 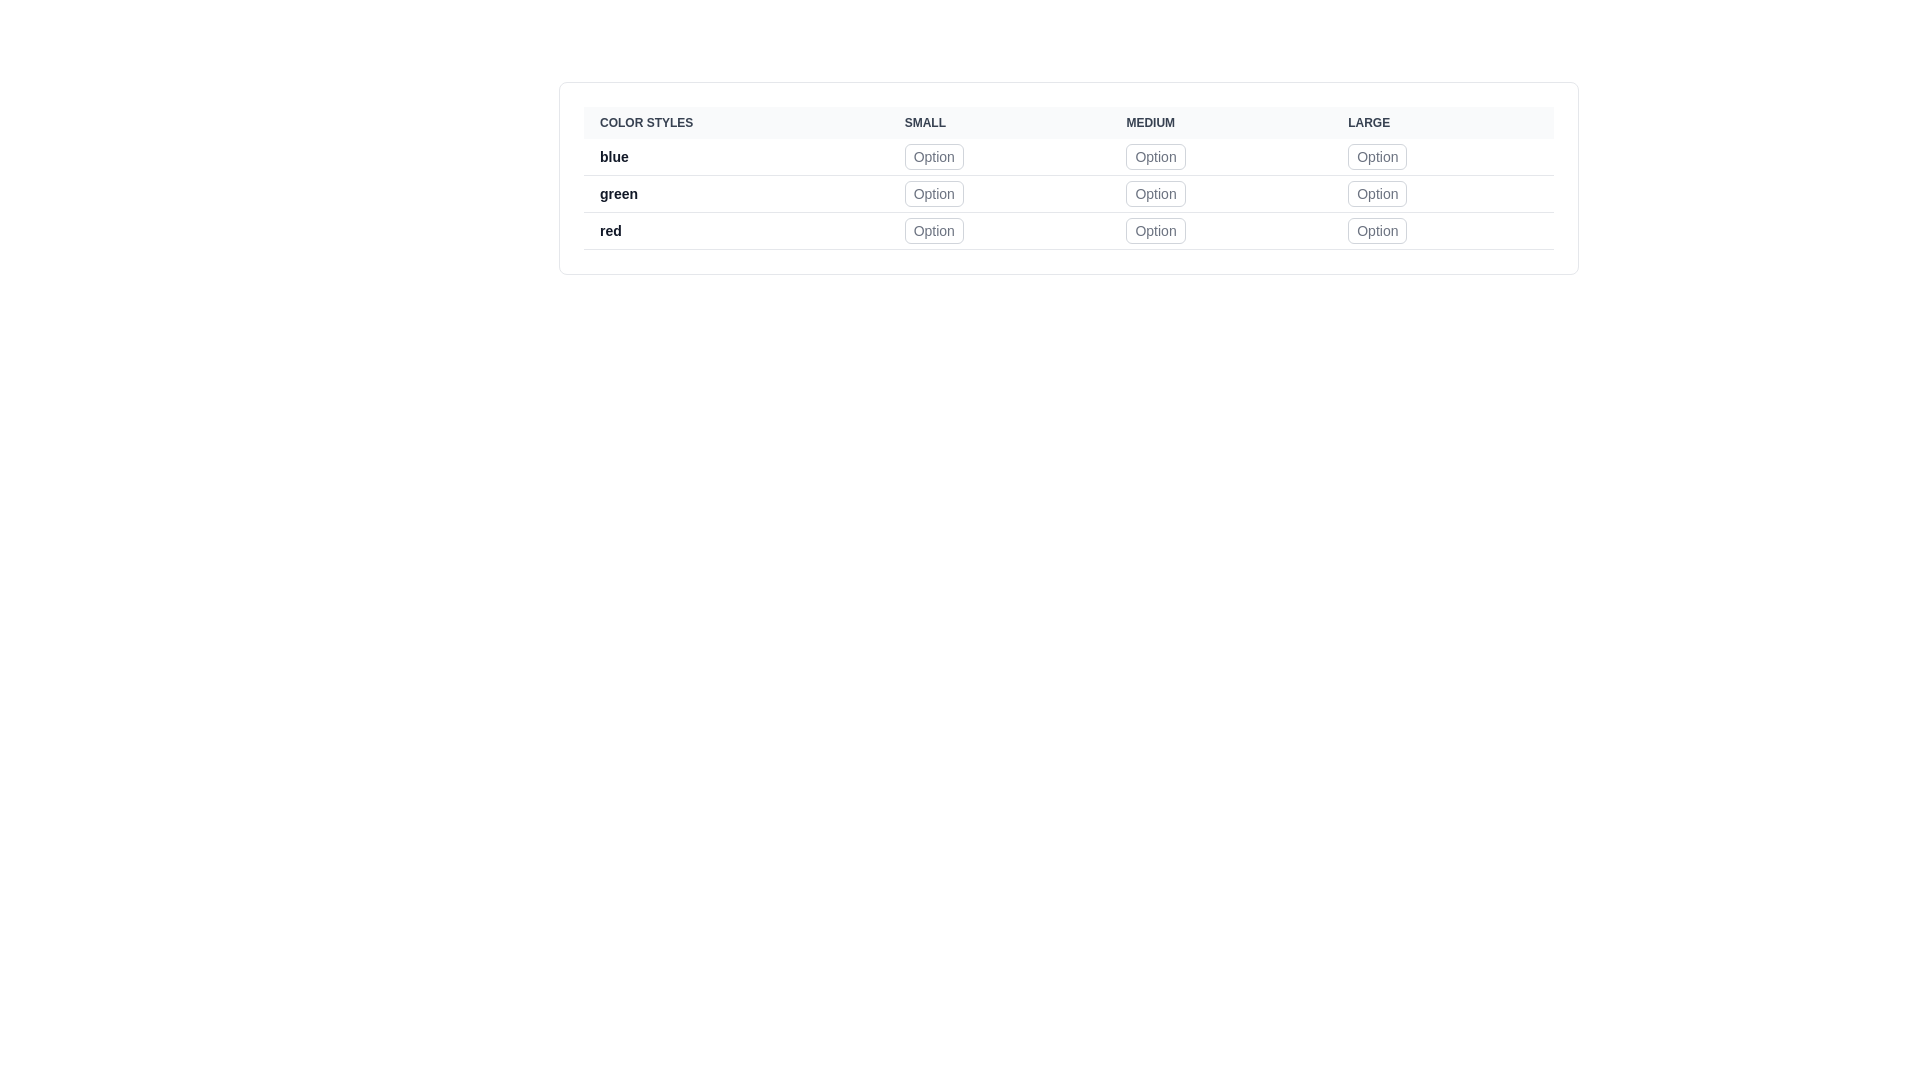 I want to click on an option within the middle row of the table that represents the 'green' category, which is located directly below the 'blue' row and above the 'red' row, so click(x=1068, y=193).